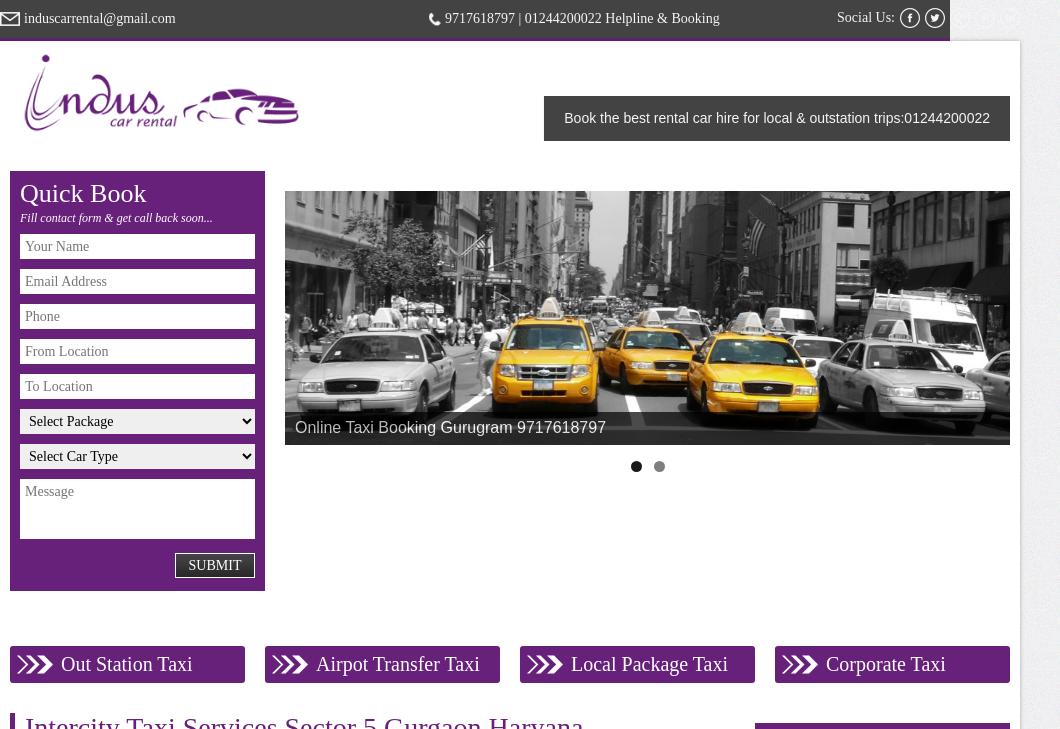 The image size is (1060, 729). Describe the element at coordinates (885, 663) in the screenshot. I see `'Corporate Taxi'` at that location.